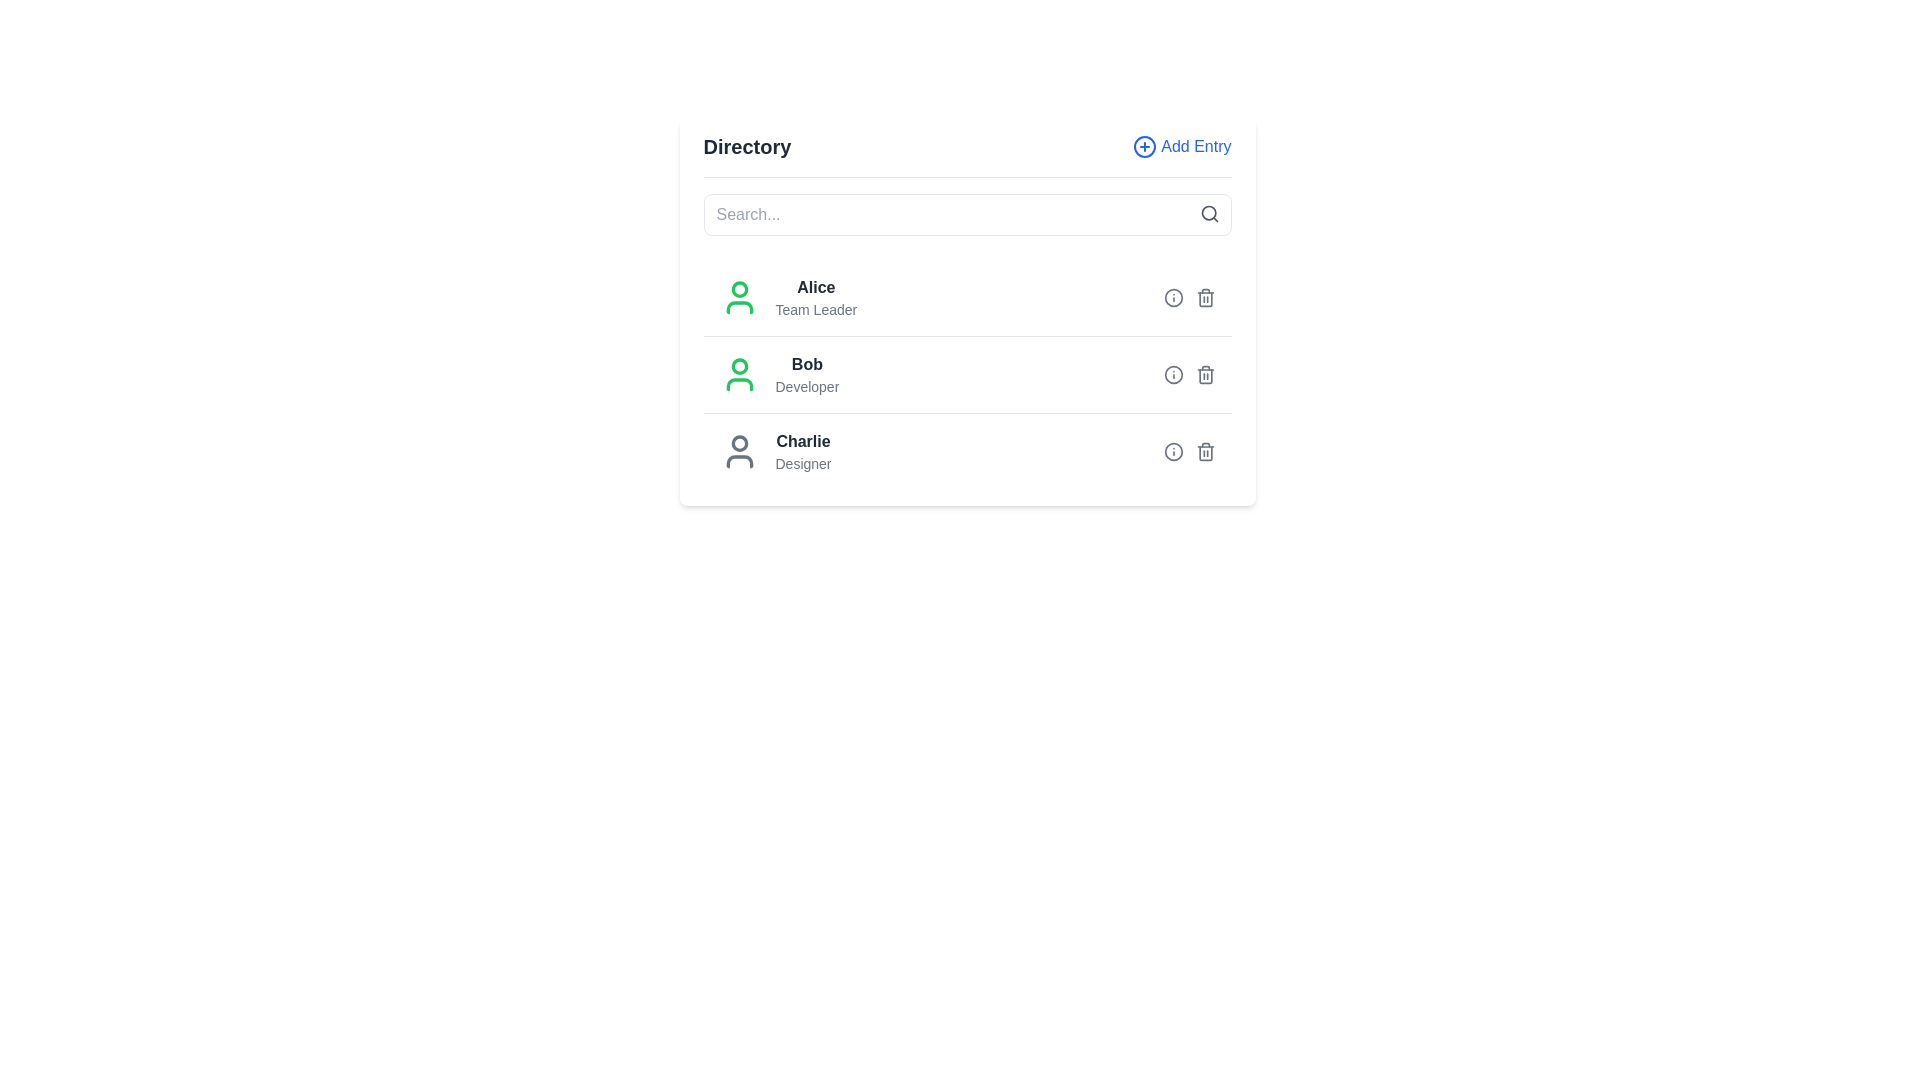 The width and height of the screenshot is (1920, 1080). Describe the element at coordinates (1173, 297) in the screenshot. I see `the information icon located to the left of the delete icon for the entry 'Alice'` at that location.